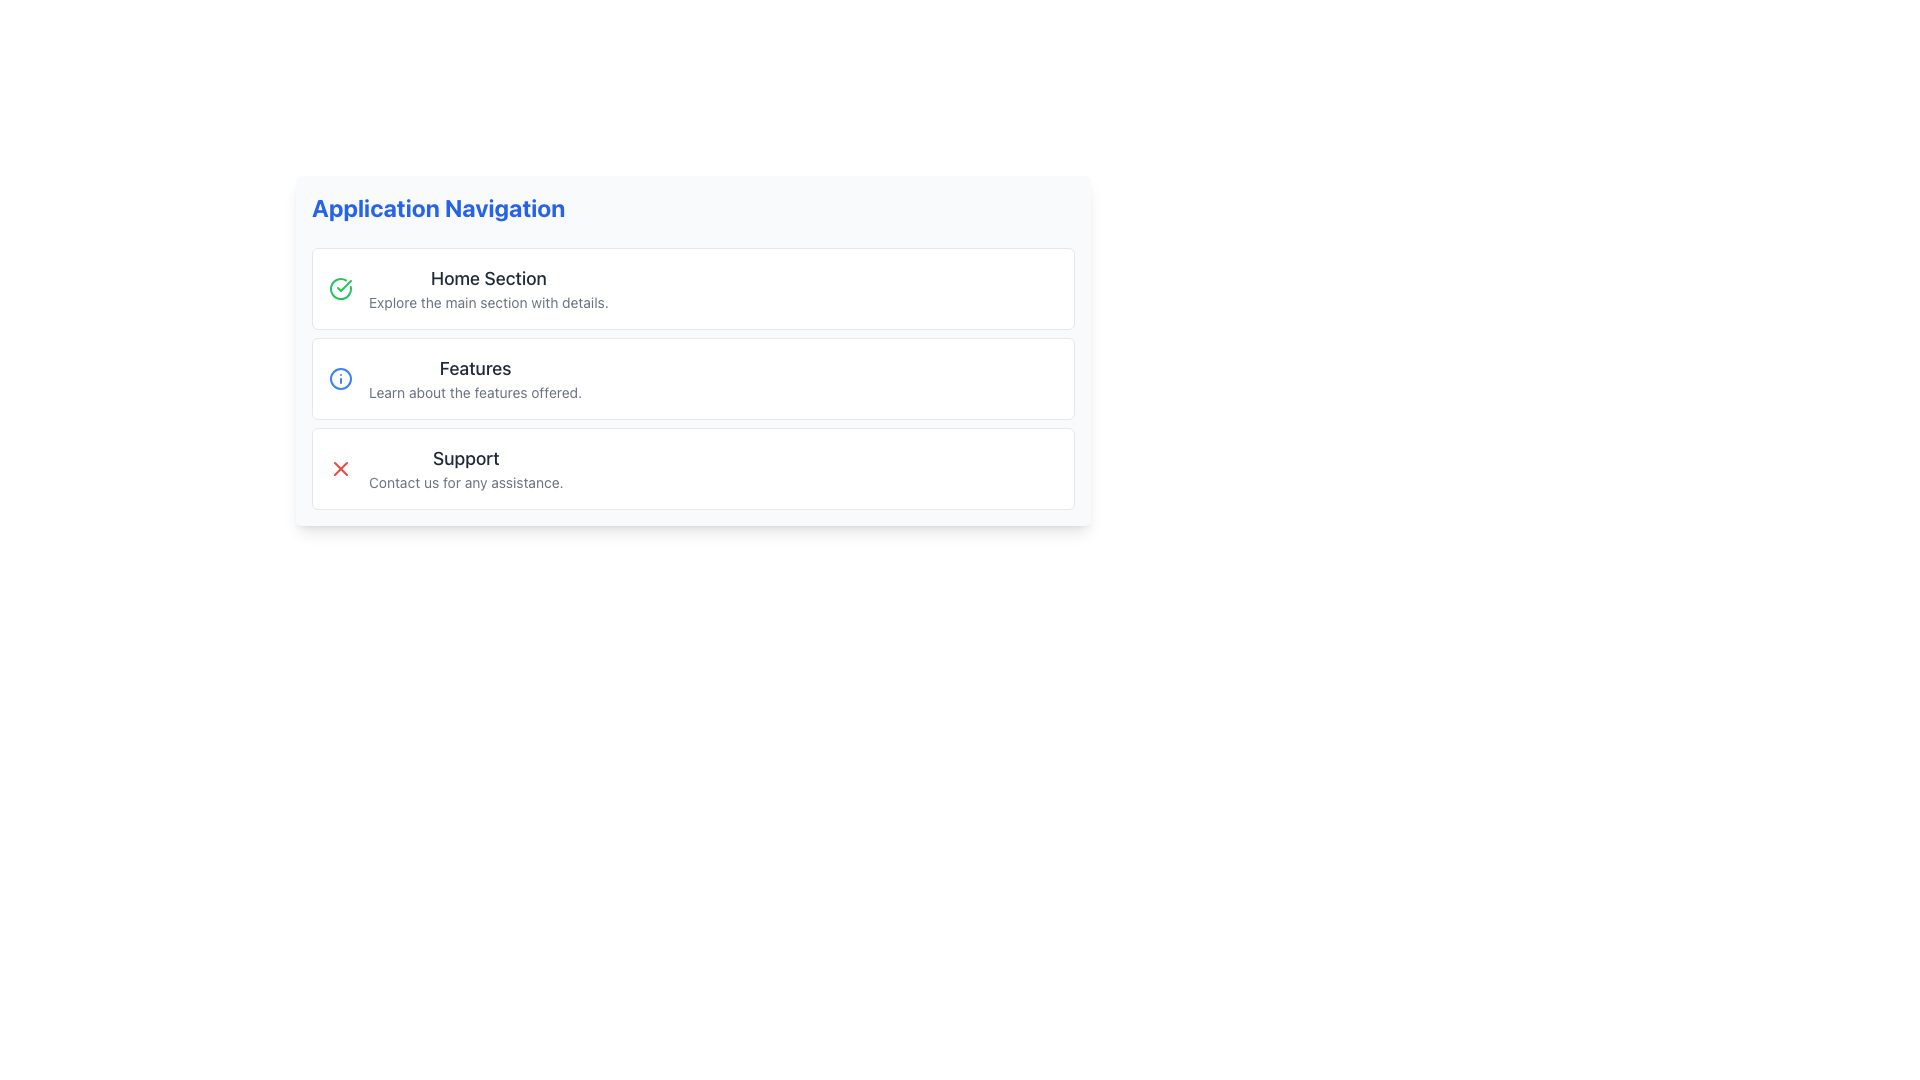 The width and height of the screenshot is (1920, 1080). I want to click on the icon indicating the 'Support' section located in the left corner of the 'Application Navigation' section, which precedes the 'Support' title text, so click(340, 469).